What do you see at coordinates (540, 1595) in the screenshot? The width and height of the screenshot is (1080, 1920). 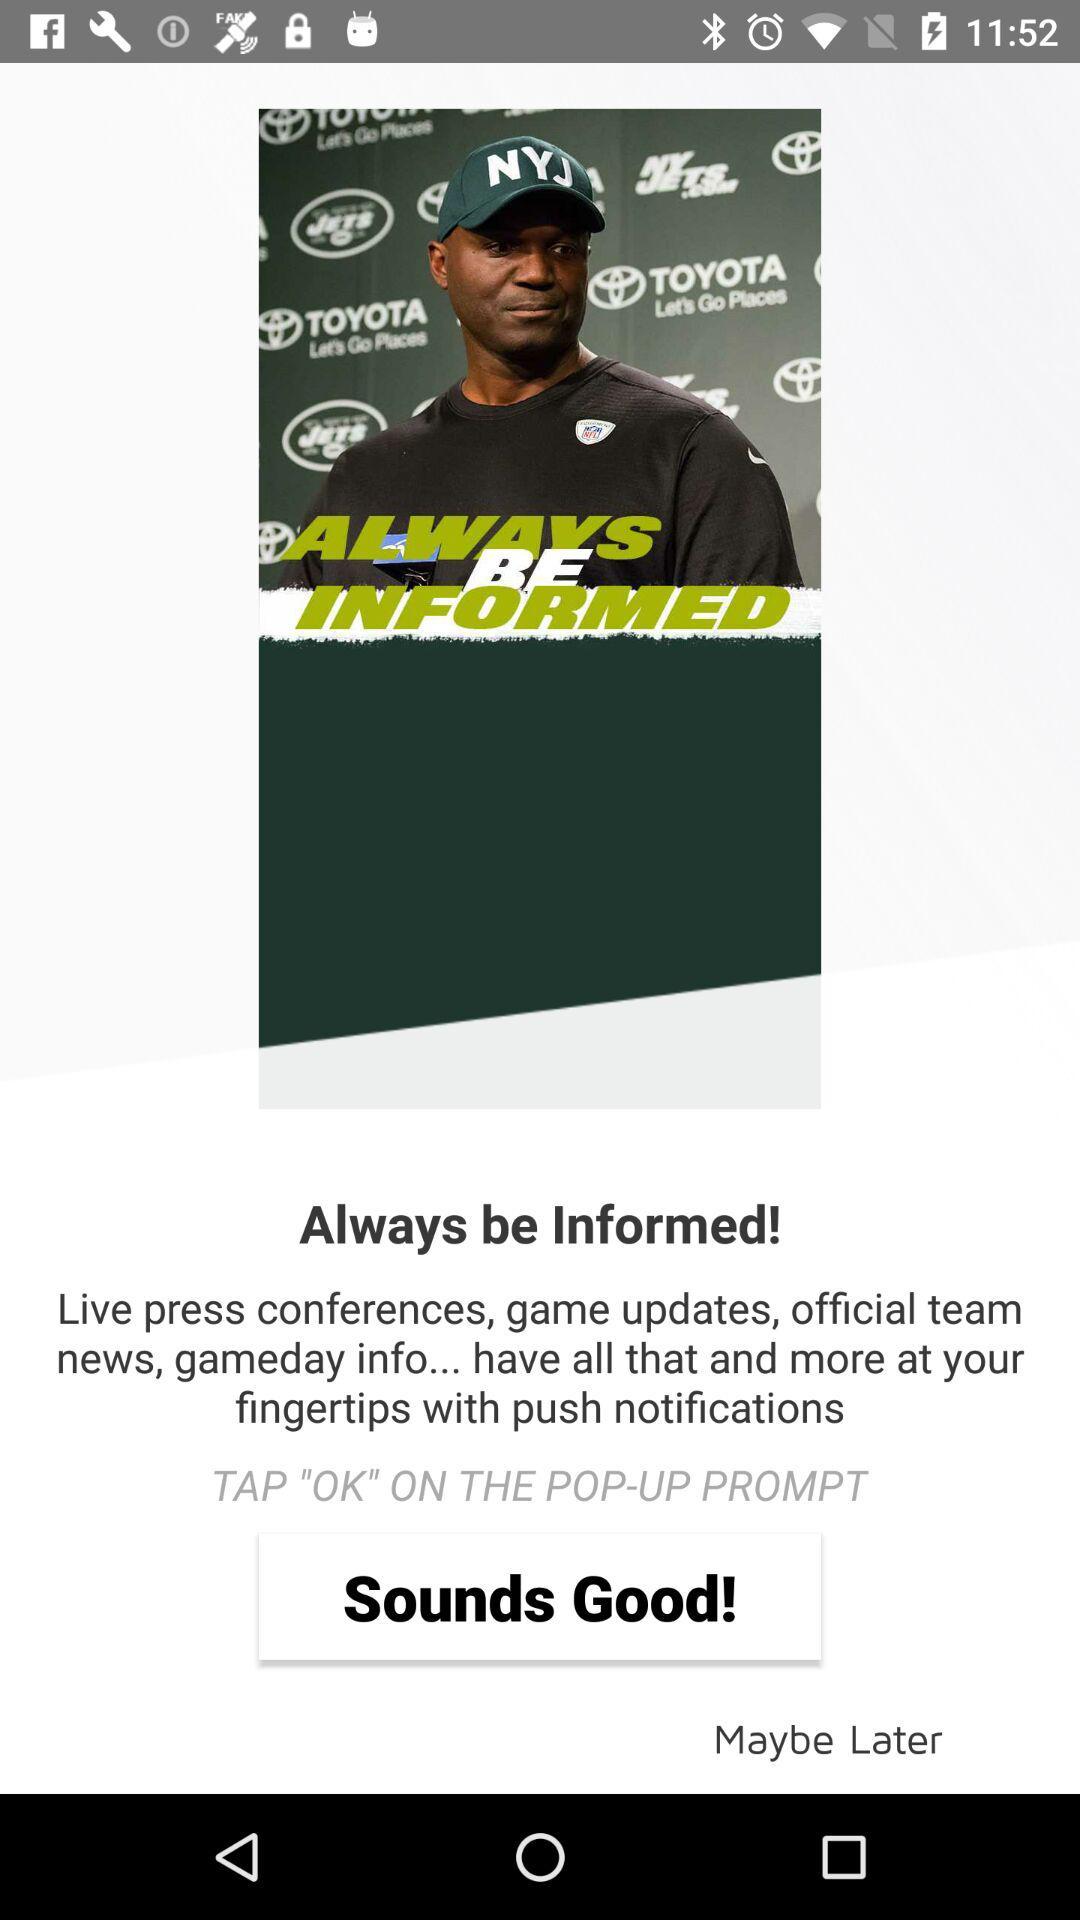 I see `the sounds good! icon` at bounding box center [540, 1595].